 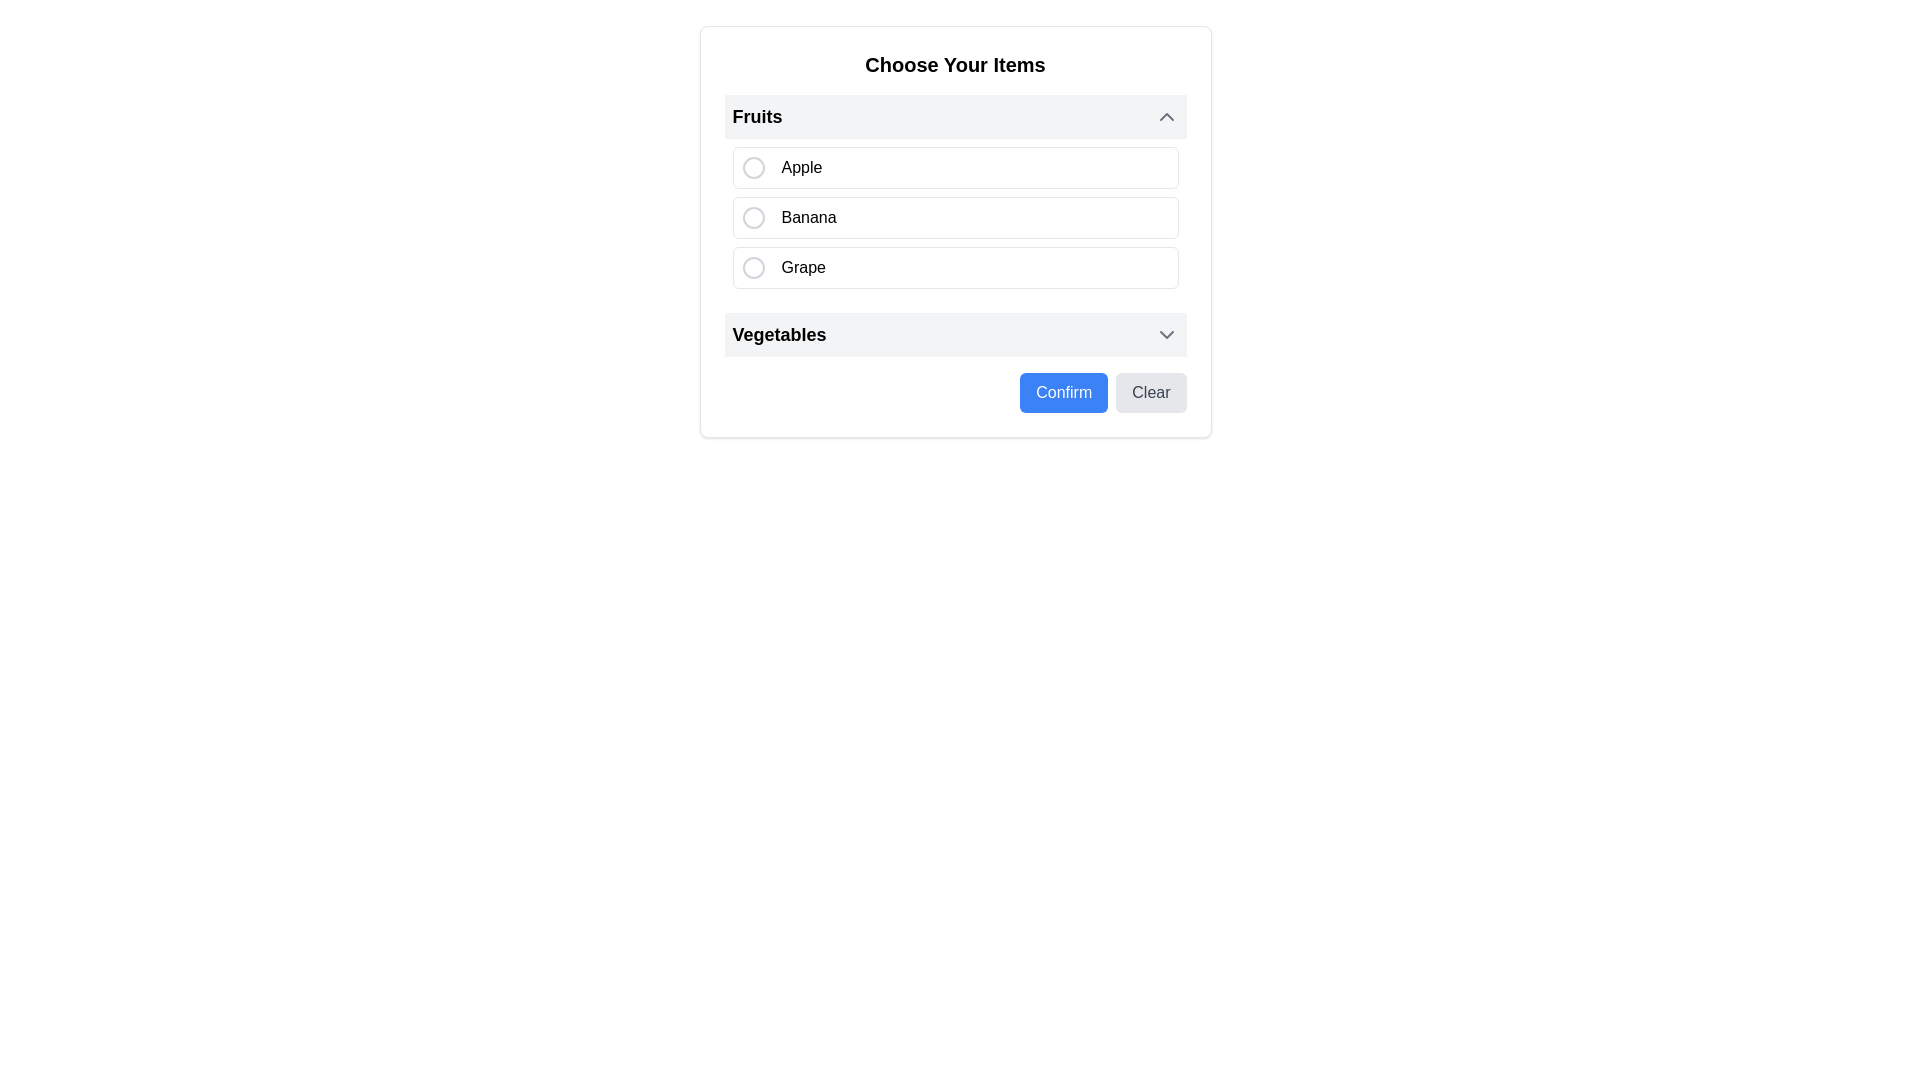 What do you see at coordinates (752, 167) in the screenshot?
I see `the radio button with a gray border located to the left of the text label 'Apple' in the 'Fruits' section of the 'Choose Your Items' card interface` at bounding box center [752, 167].